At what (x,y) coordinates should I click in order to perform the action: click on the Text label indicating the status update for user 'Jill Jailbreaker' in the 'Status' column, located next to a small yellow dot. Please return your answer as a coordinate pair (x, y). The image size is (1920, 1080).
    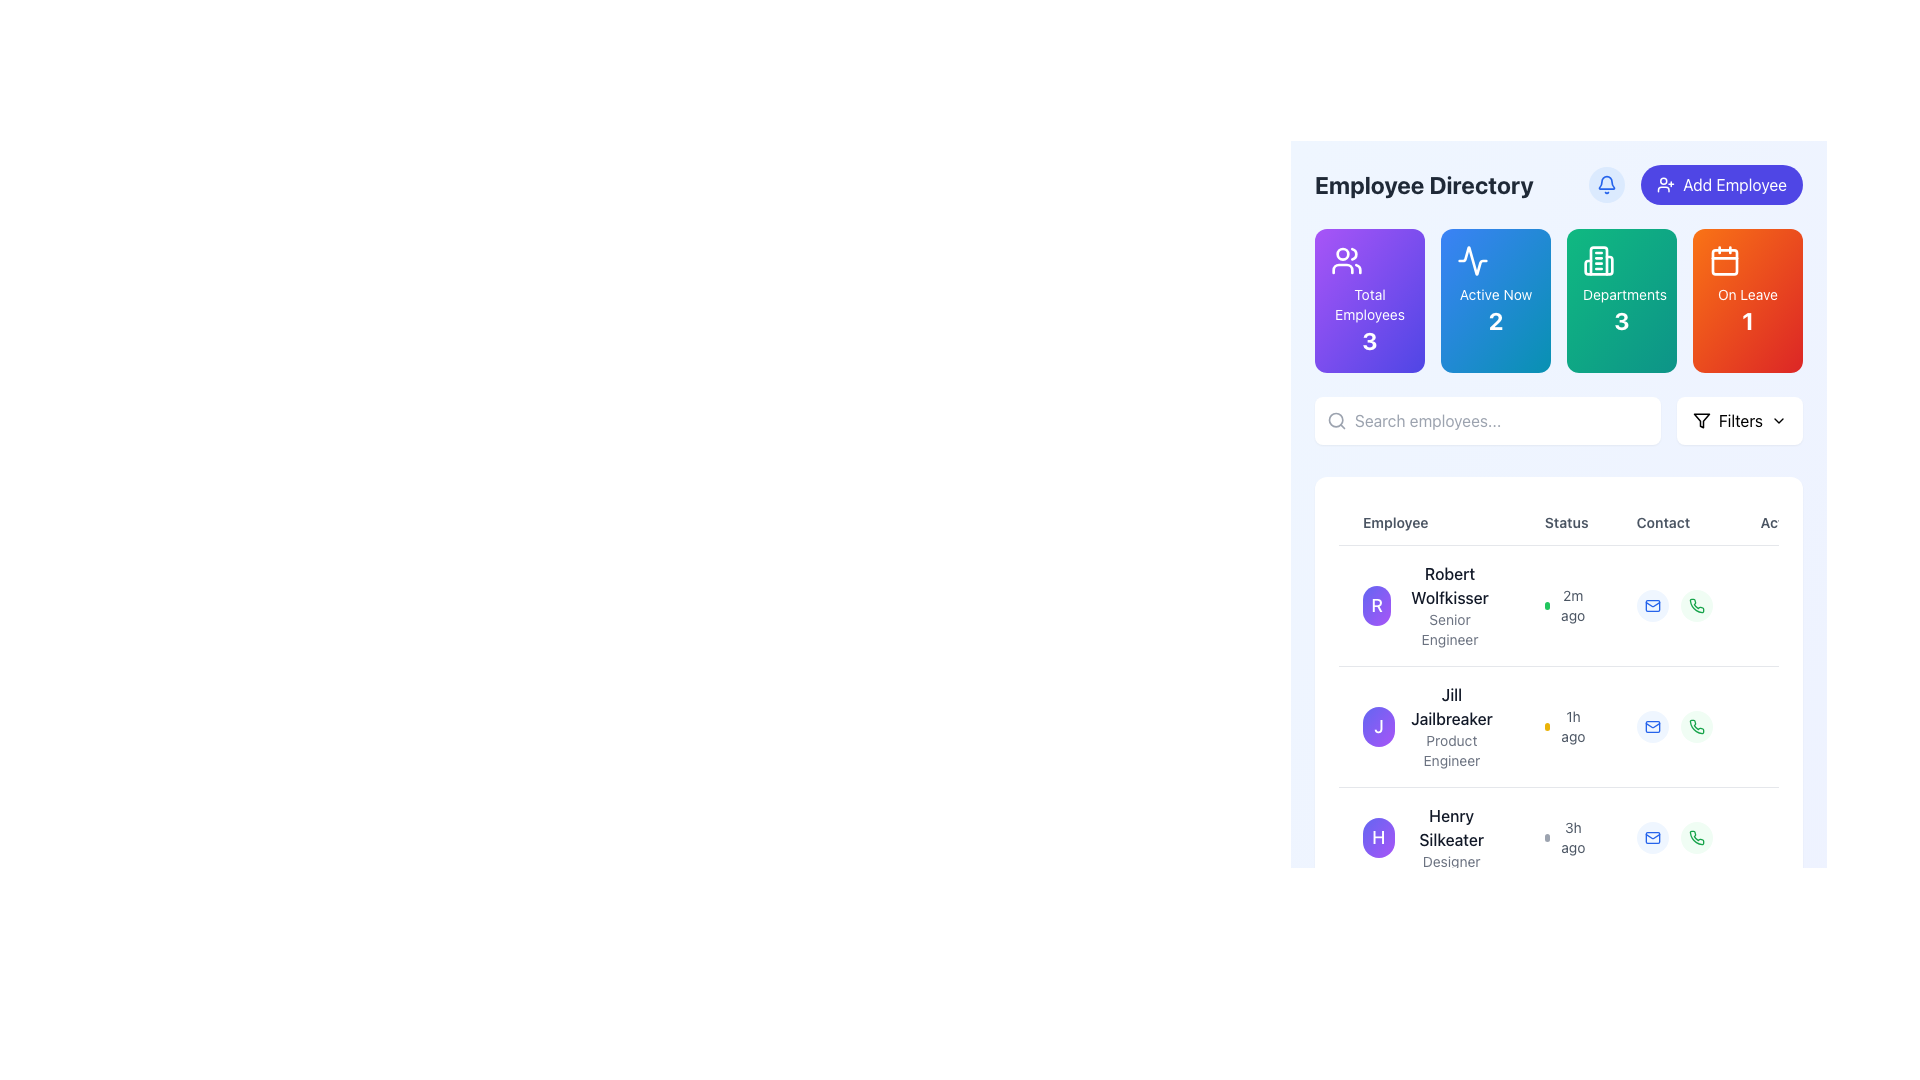
    Looking at the image, I should click on (1572, 726).